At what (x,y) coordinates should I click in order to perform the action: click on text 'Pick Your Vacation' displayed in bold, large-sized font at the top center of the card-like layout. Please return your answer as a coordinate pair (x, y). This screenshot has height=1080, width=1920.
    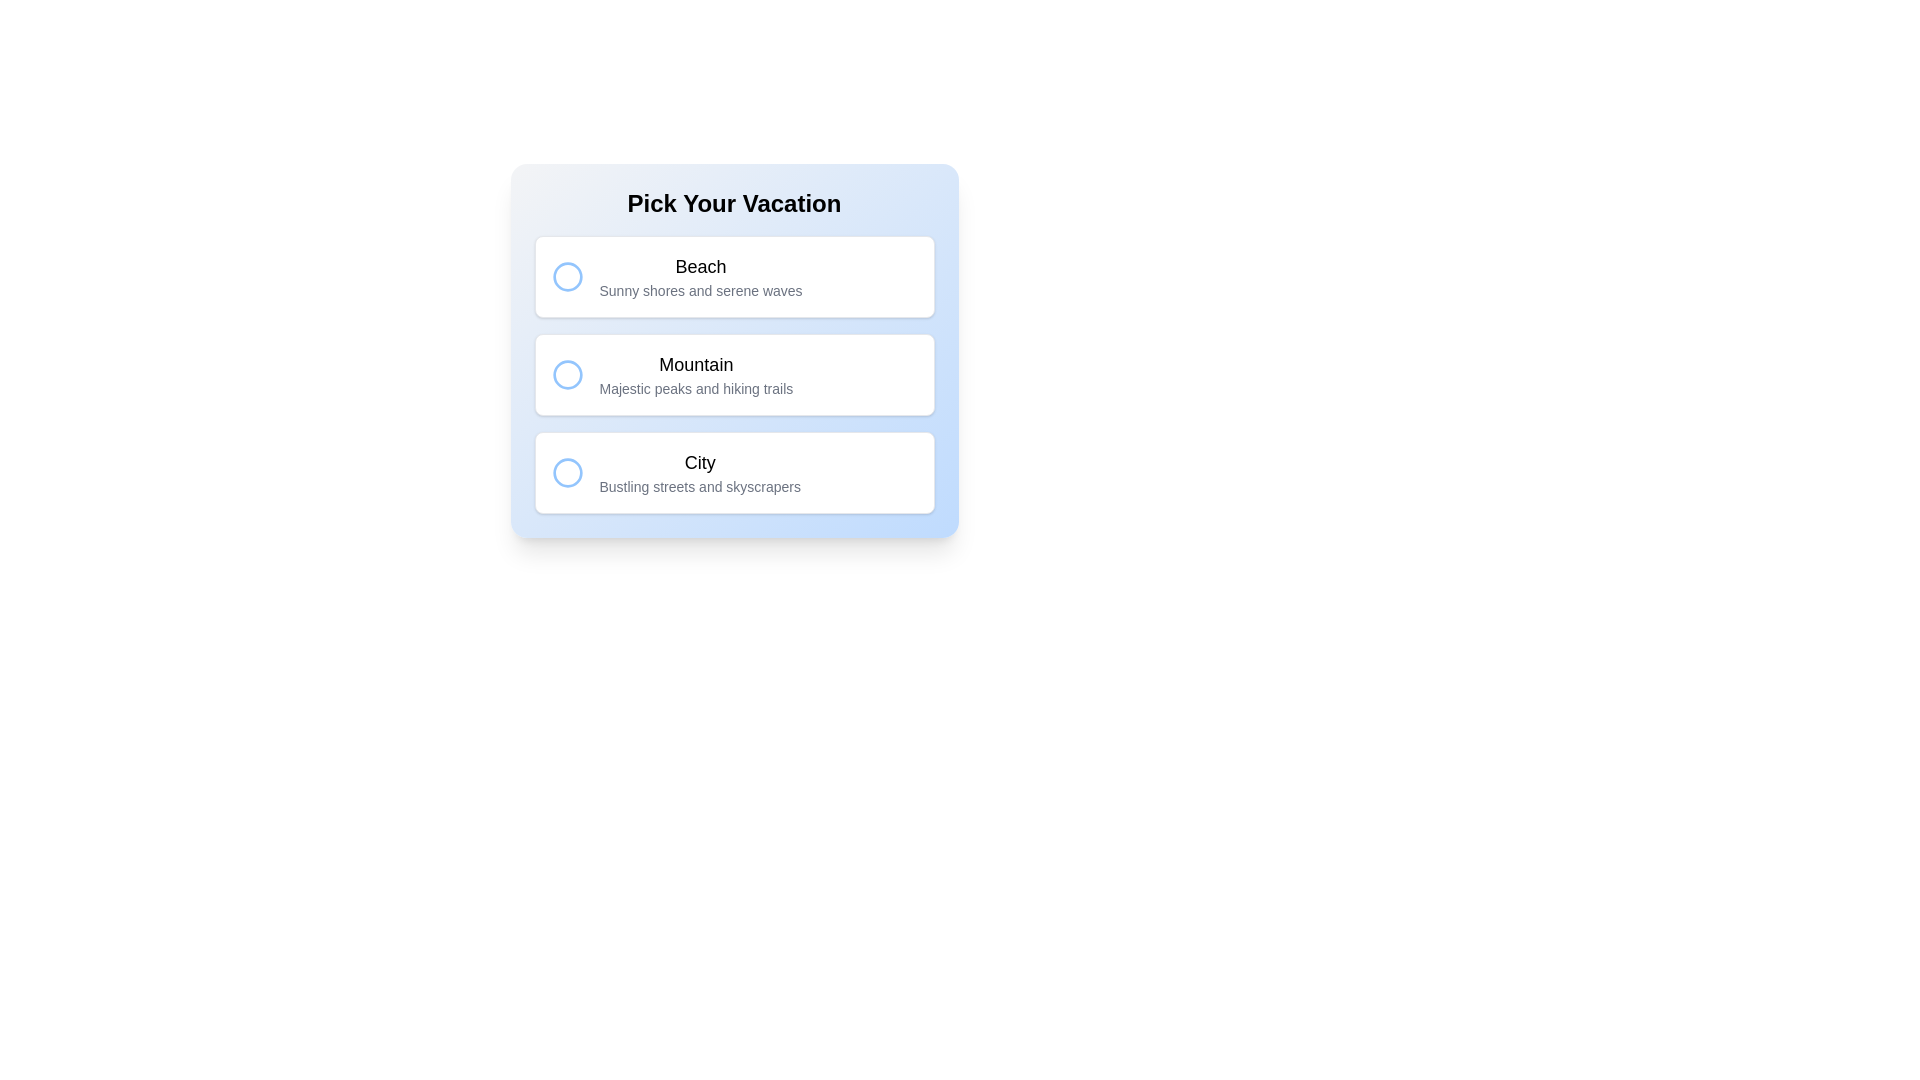
    Looking at the image, I should click on (733, 204).